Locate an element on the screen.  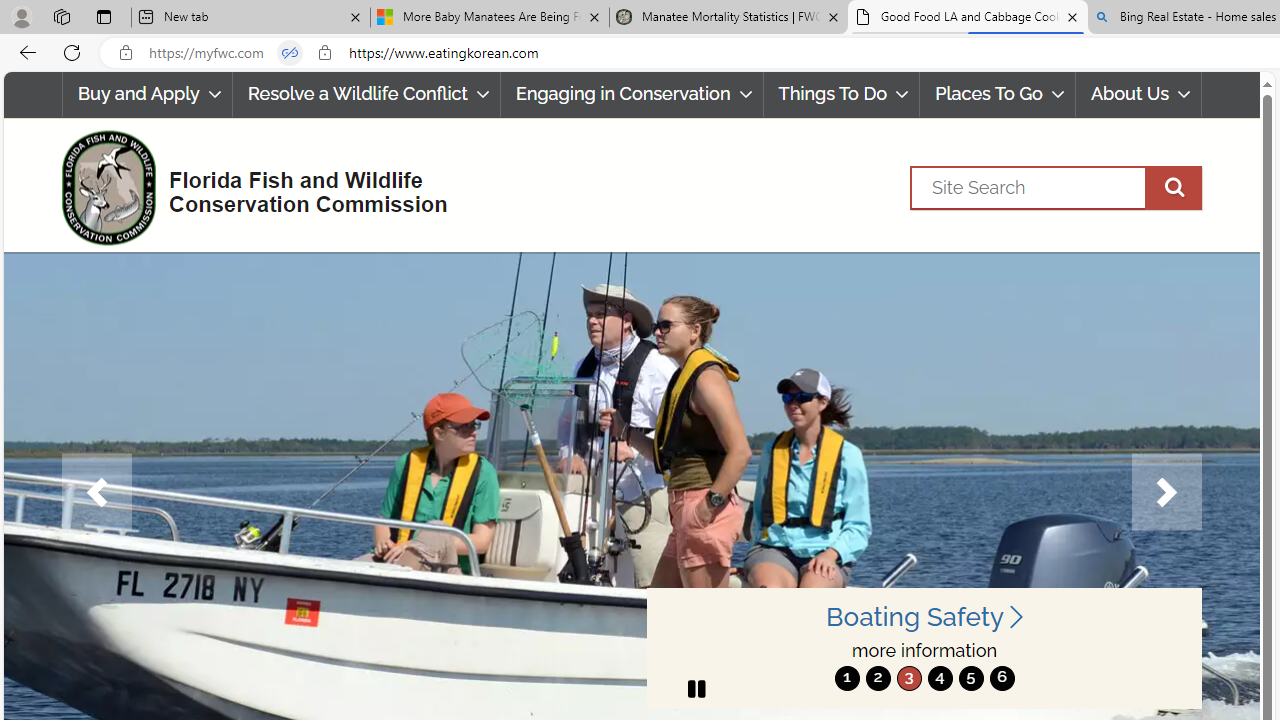
'move to slide 4' is located at coordinates (939, 677).